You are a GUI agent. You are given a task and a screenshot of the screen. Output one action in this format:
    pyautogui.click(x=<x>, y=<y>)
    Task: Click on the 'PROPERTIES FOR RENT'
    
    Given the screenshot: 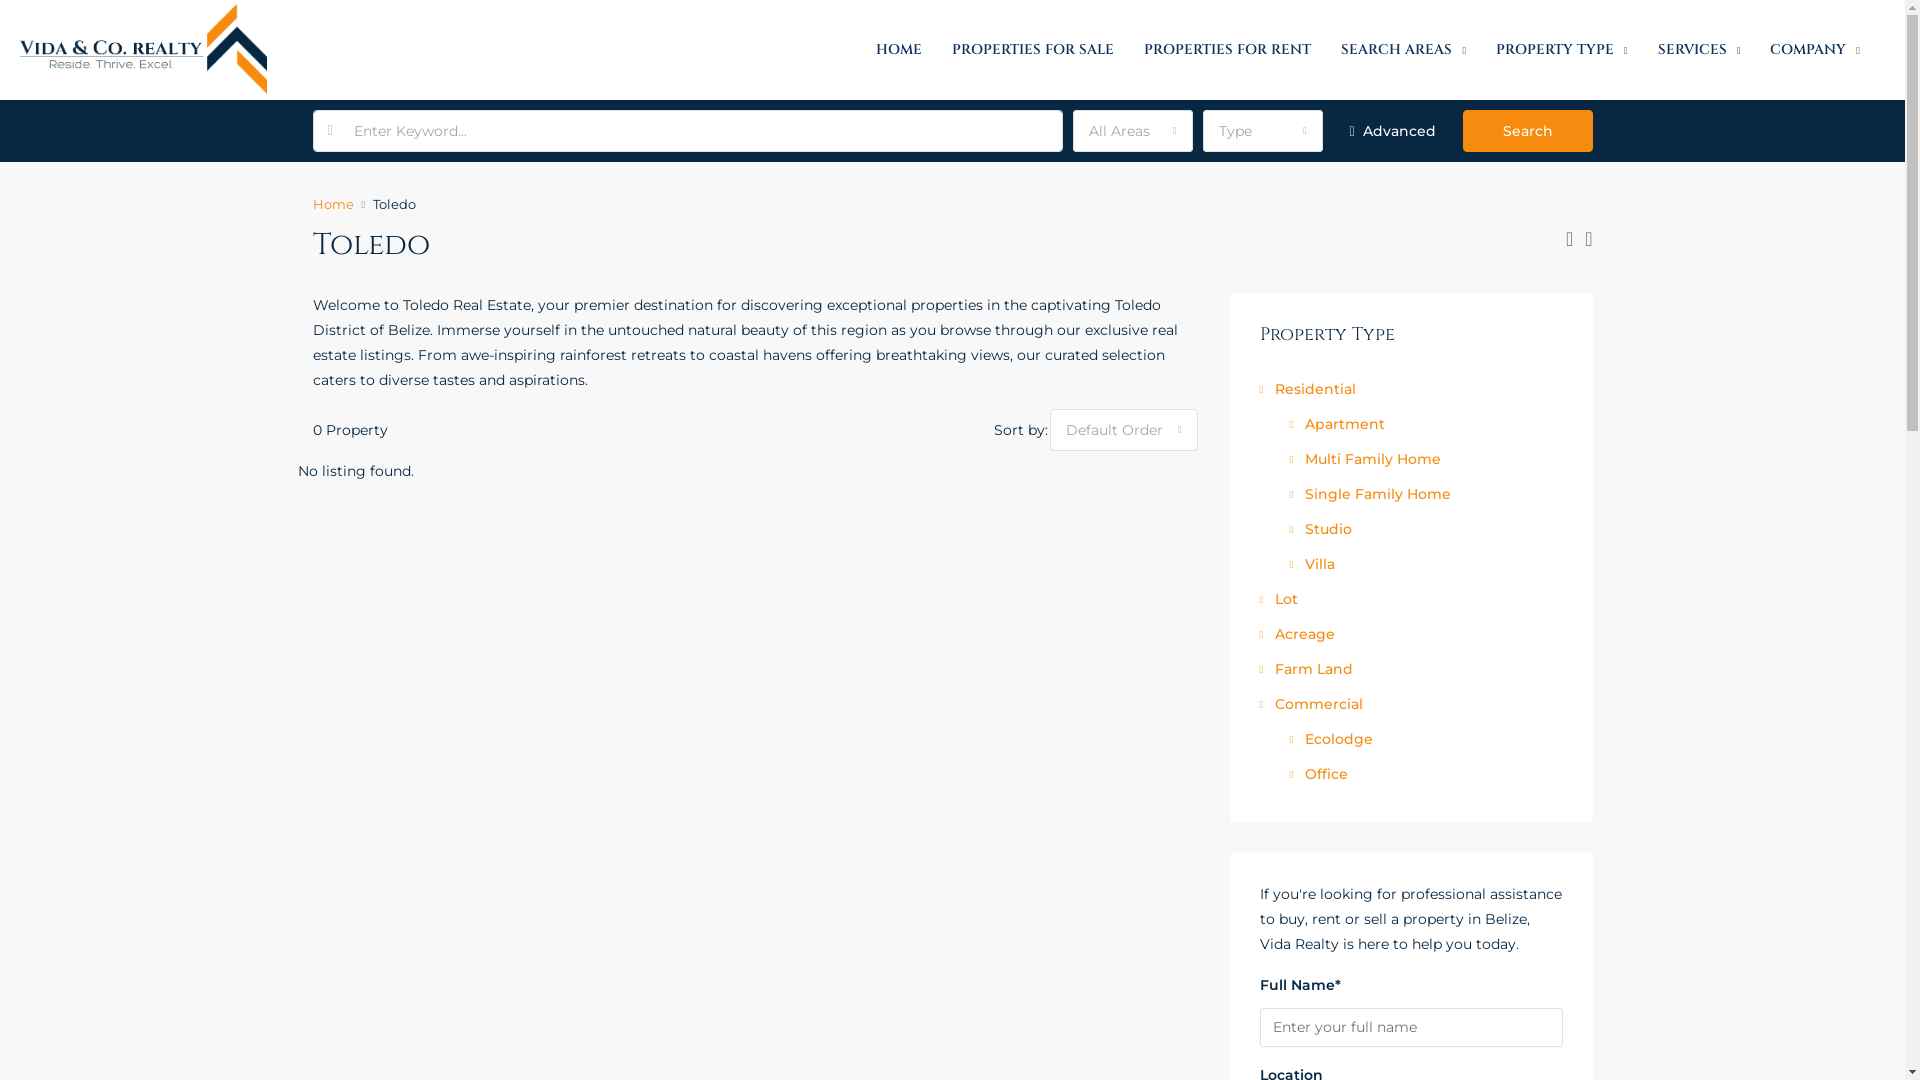 What is the action you would take?
    pyautogui.click(x=1226, y=49)
    